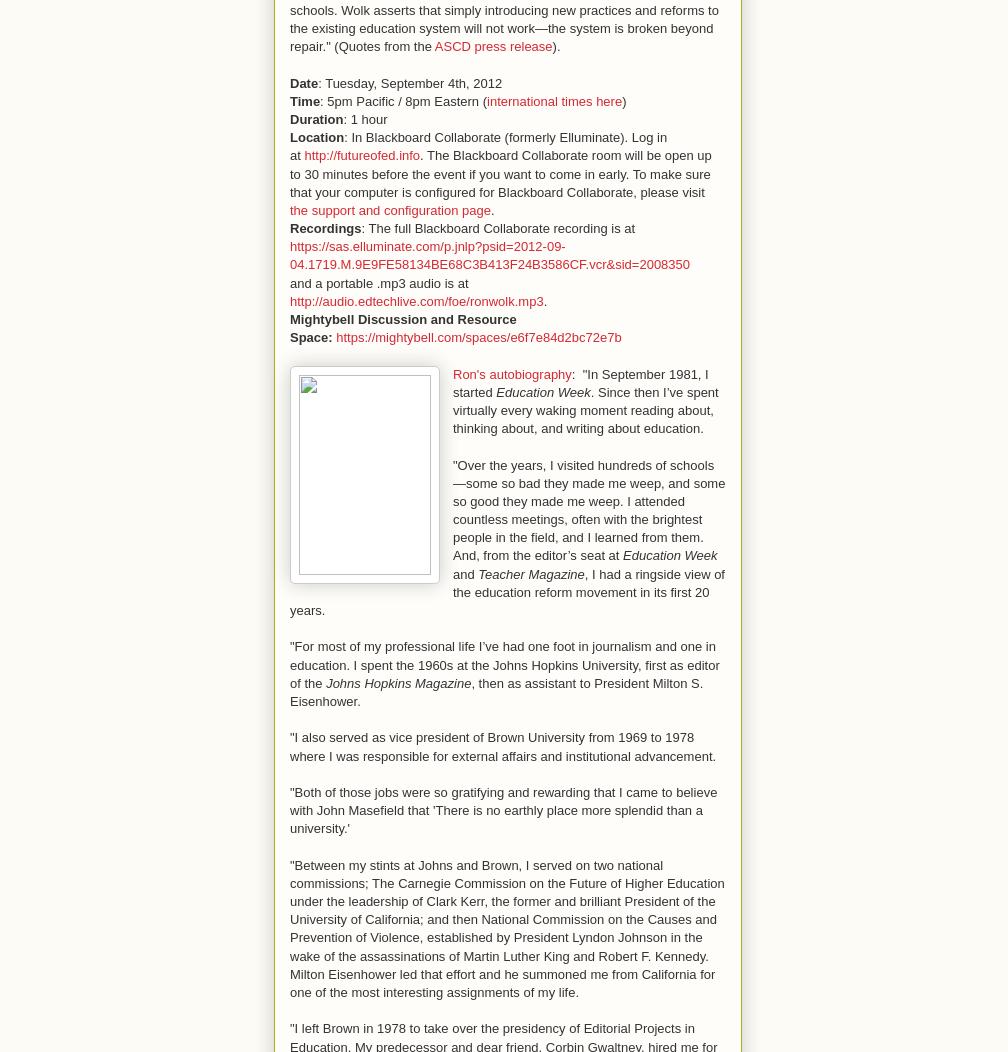  Describe the element at coordinates (478, 145) in the screenshot. I see `': In Blackboard Collaborate (formerly Elluminate). Log in at'` at that location.